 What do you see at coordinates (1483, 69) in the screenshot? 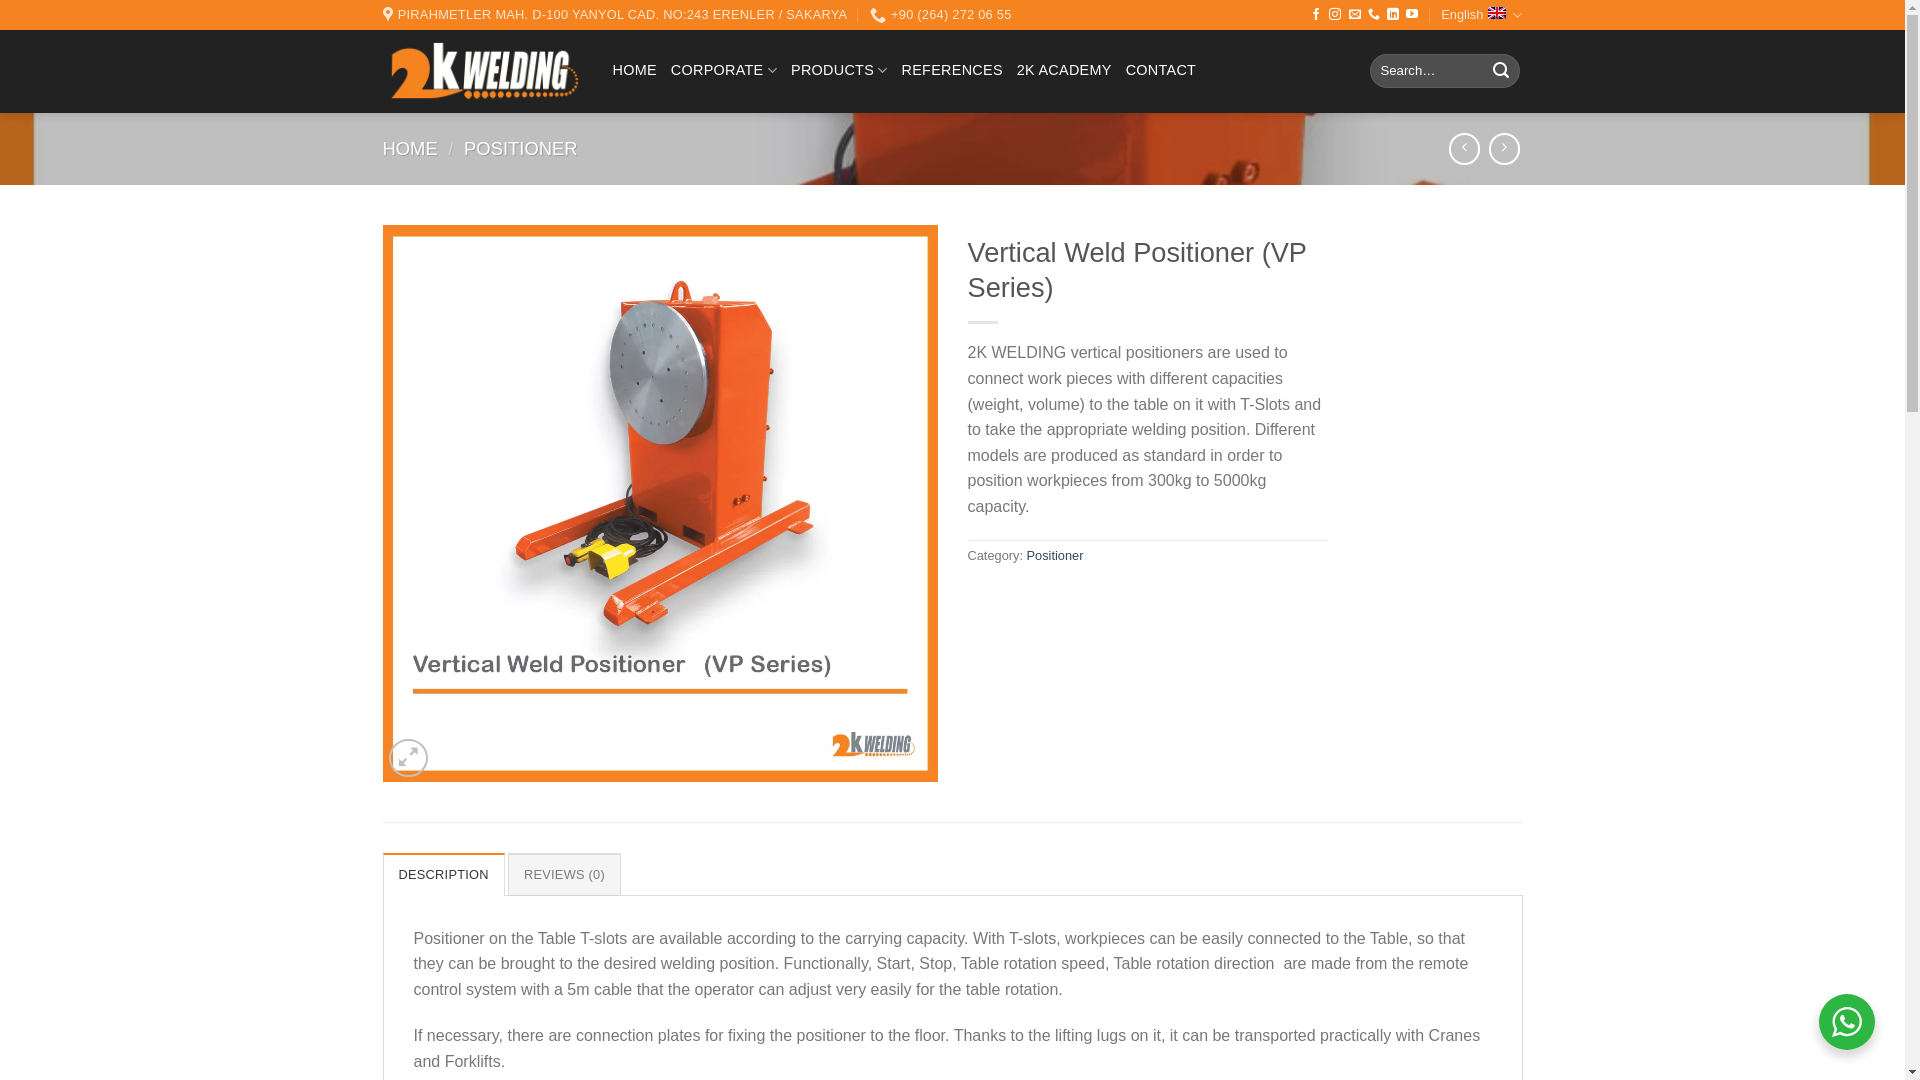
I see `'Search'` at bounding box center [1483, 69].